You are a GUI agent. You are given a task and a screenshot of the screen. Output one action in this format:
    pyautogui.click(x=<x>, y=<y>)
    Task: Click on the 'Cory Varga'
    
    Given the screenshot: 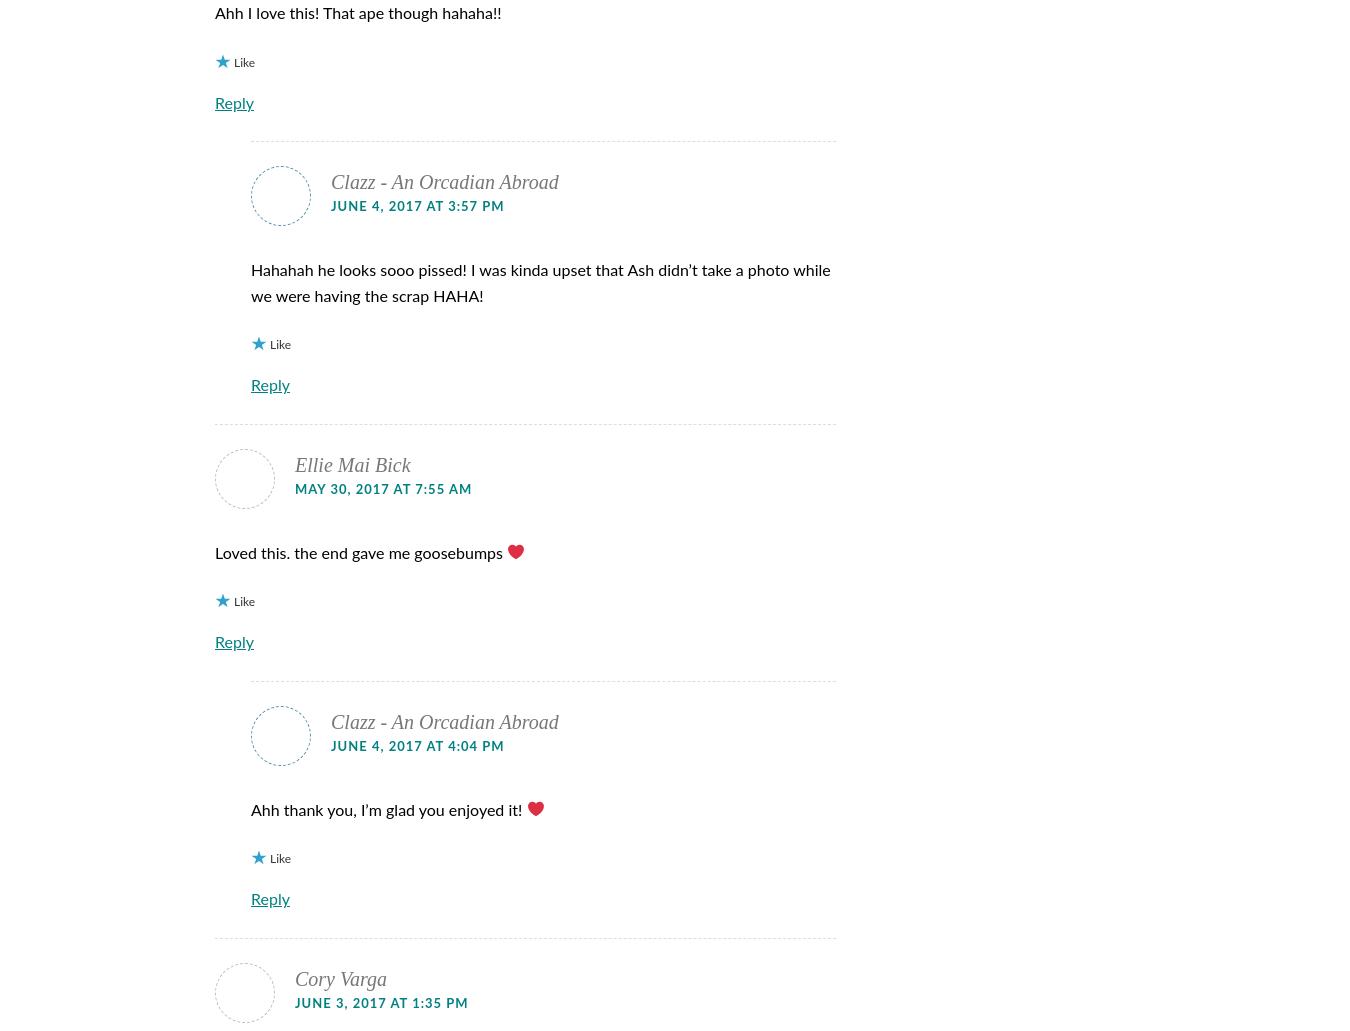 What is the action you would take?
    pyautogui.click(x=341, y=977)
    